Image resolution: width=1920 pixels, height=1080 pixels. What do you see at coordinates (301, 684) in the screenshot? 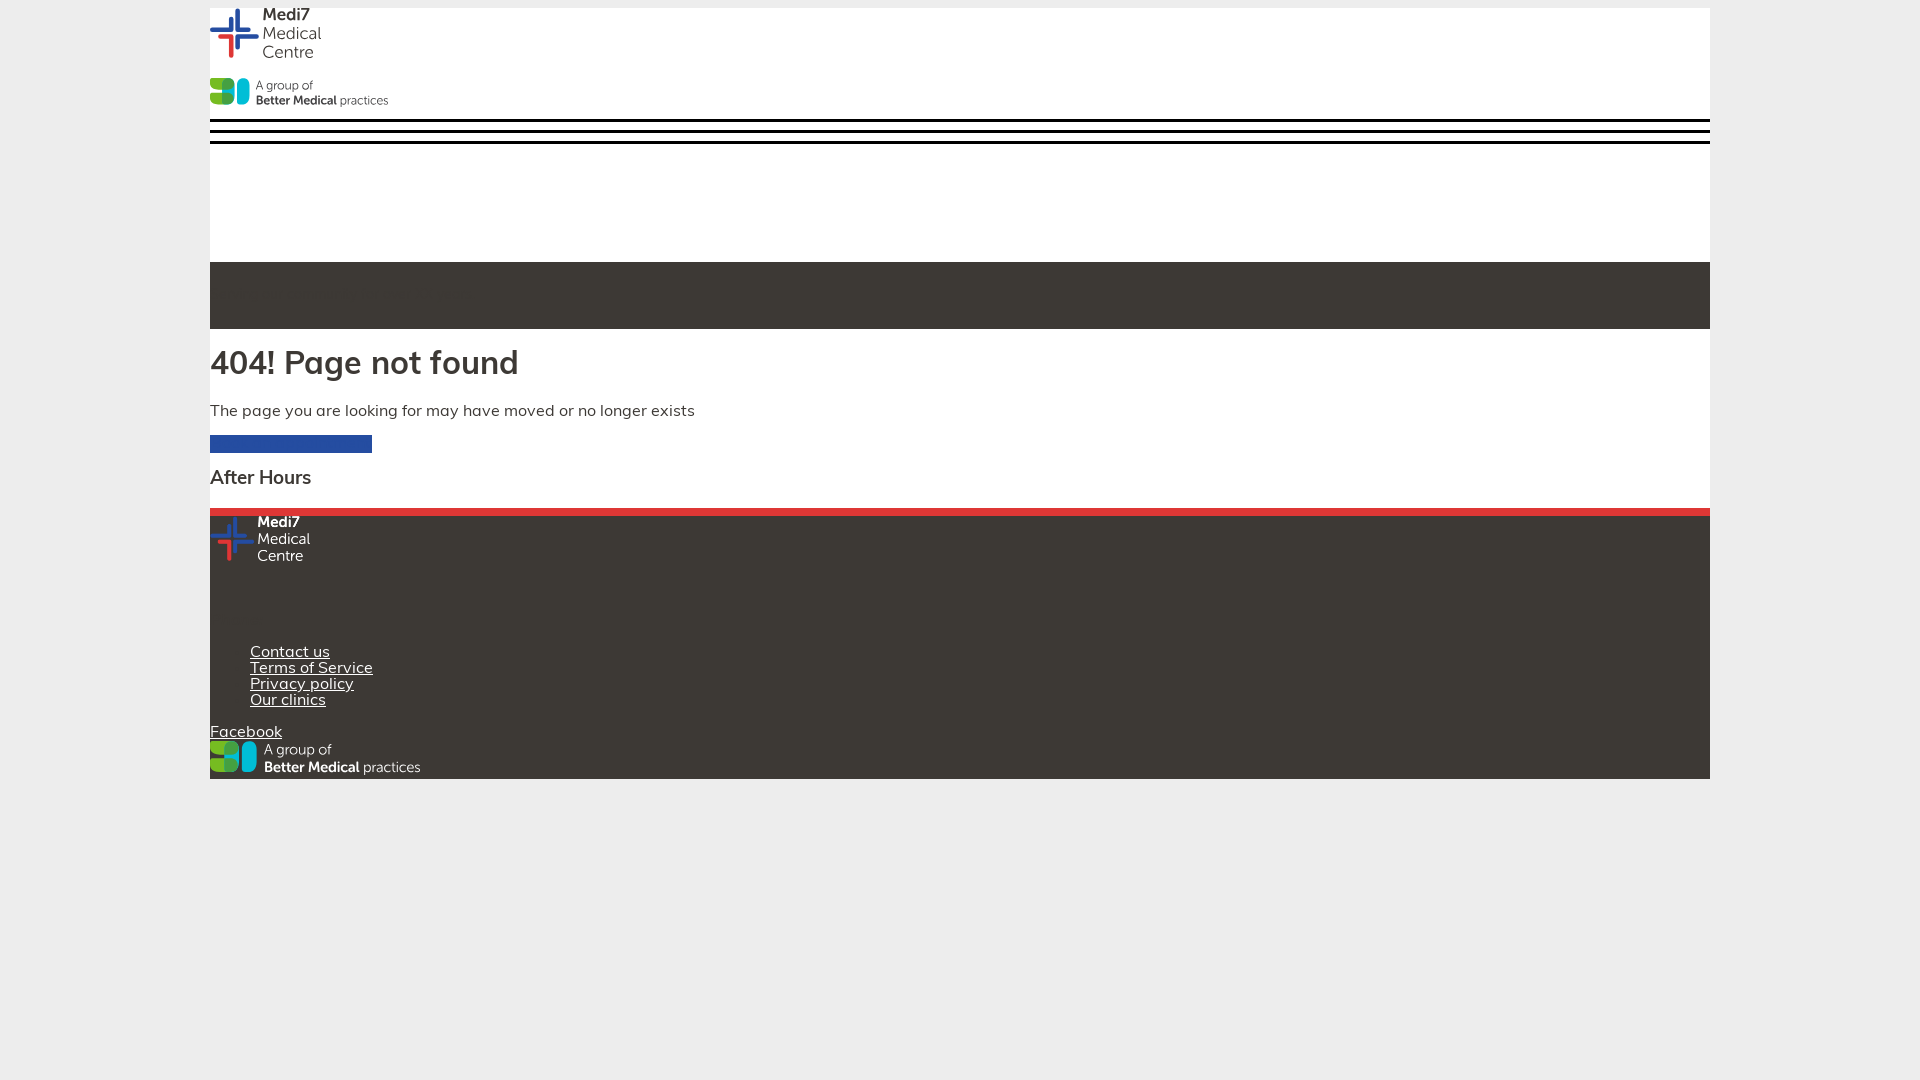
I see `'Privacy policy'` at bounding box center [301, 684].